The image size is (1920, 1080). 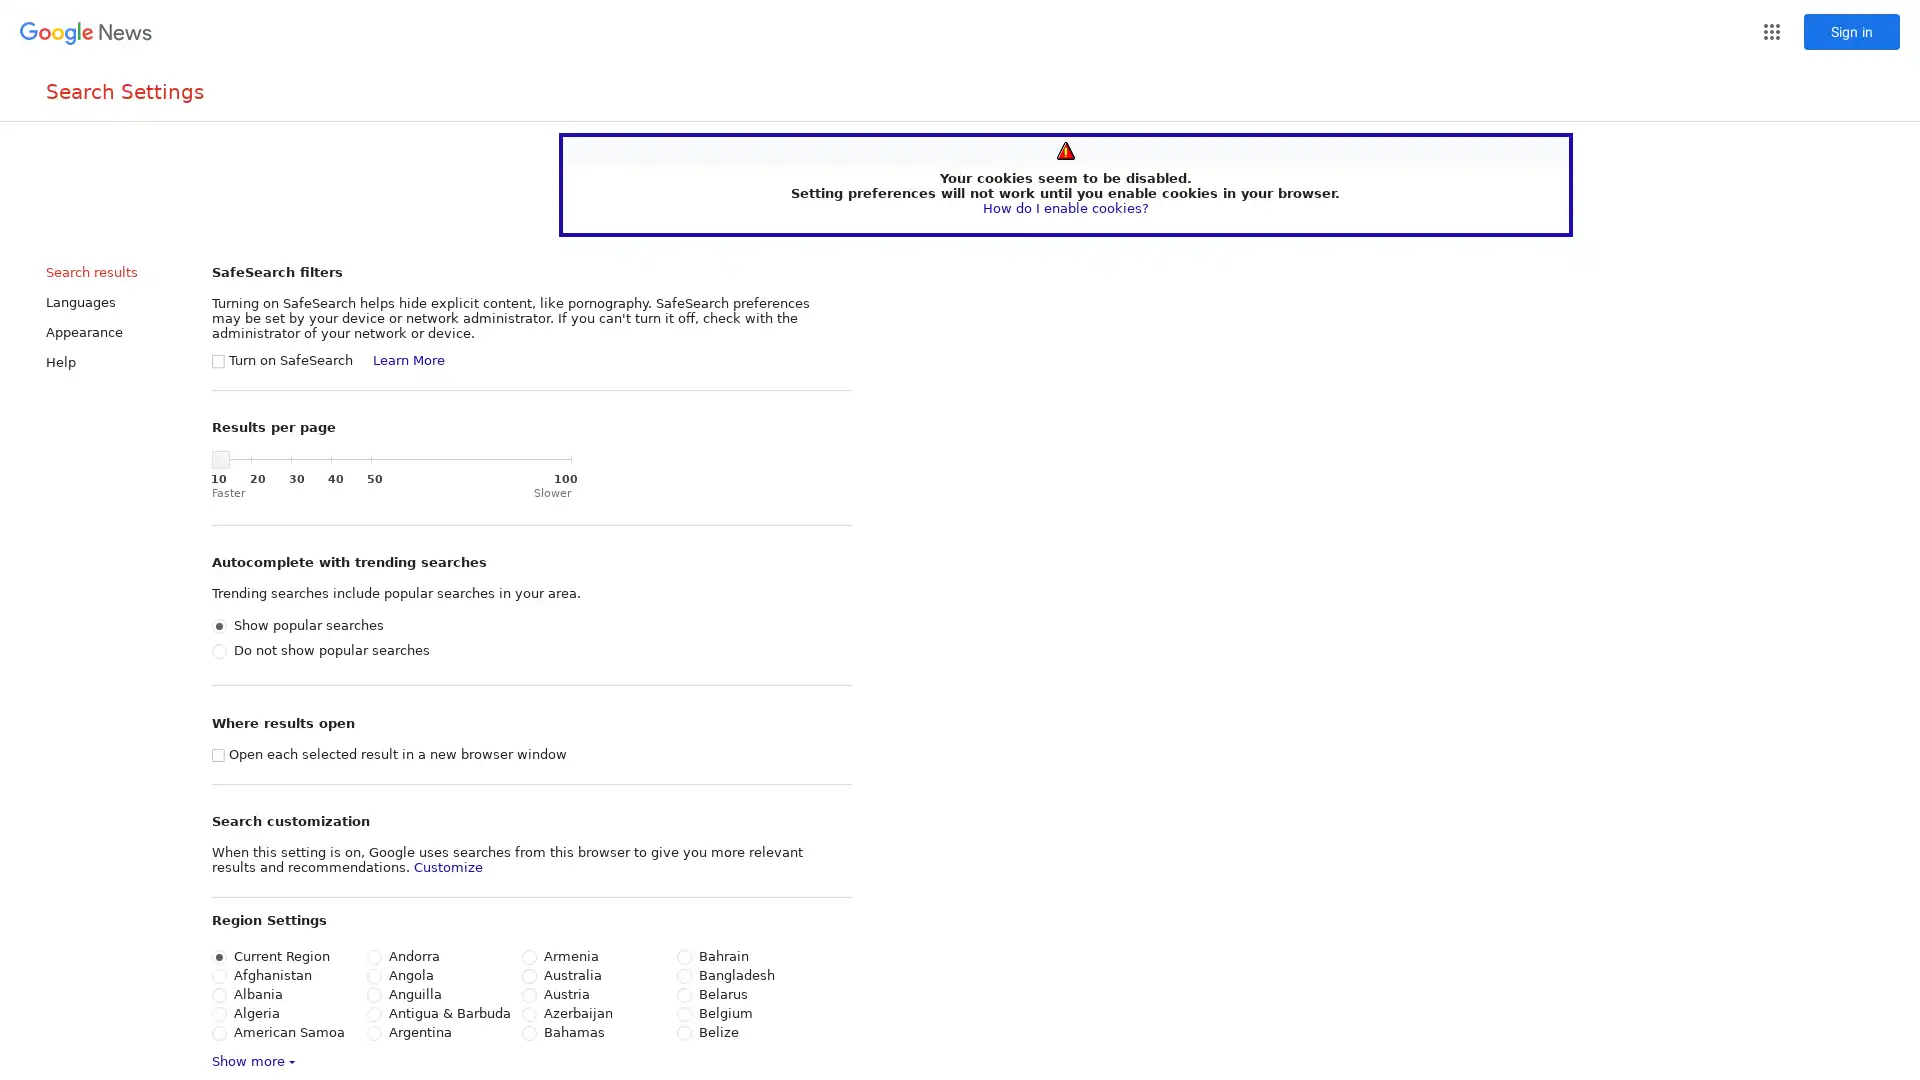 What do you see at coordinates (1771, 31) in the screenshot?
I see `Google apps` at bounding box center [1771, 31].